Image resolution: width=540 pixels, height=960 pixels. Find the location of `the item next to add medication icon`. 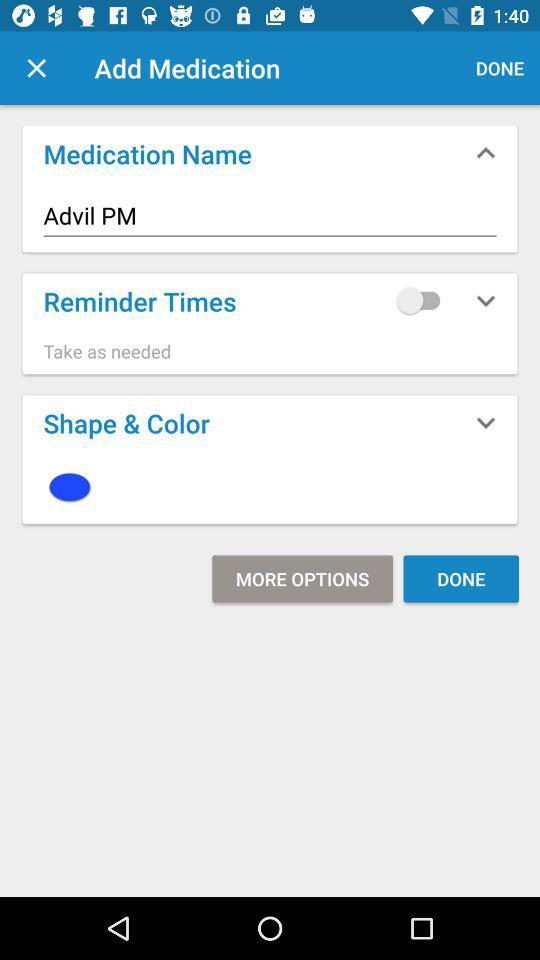

the item next to add medication icon is located at coordinates (36, 68).